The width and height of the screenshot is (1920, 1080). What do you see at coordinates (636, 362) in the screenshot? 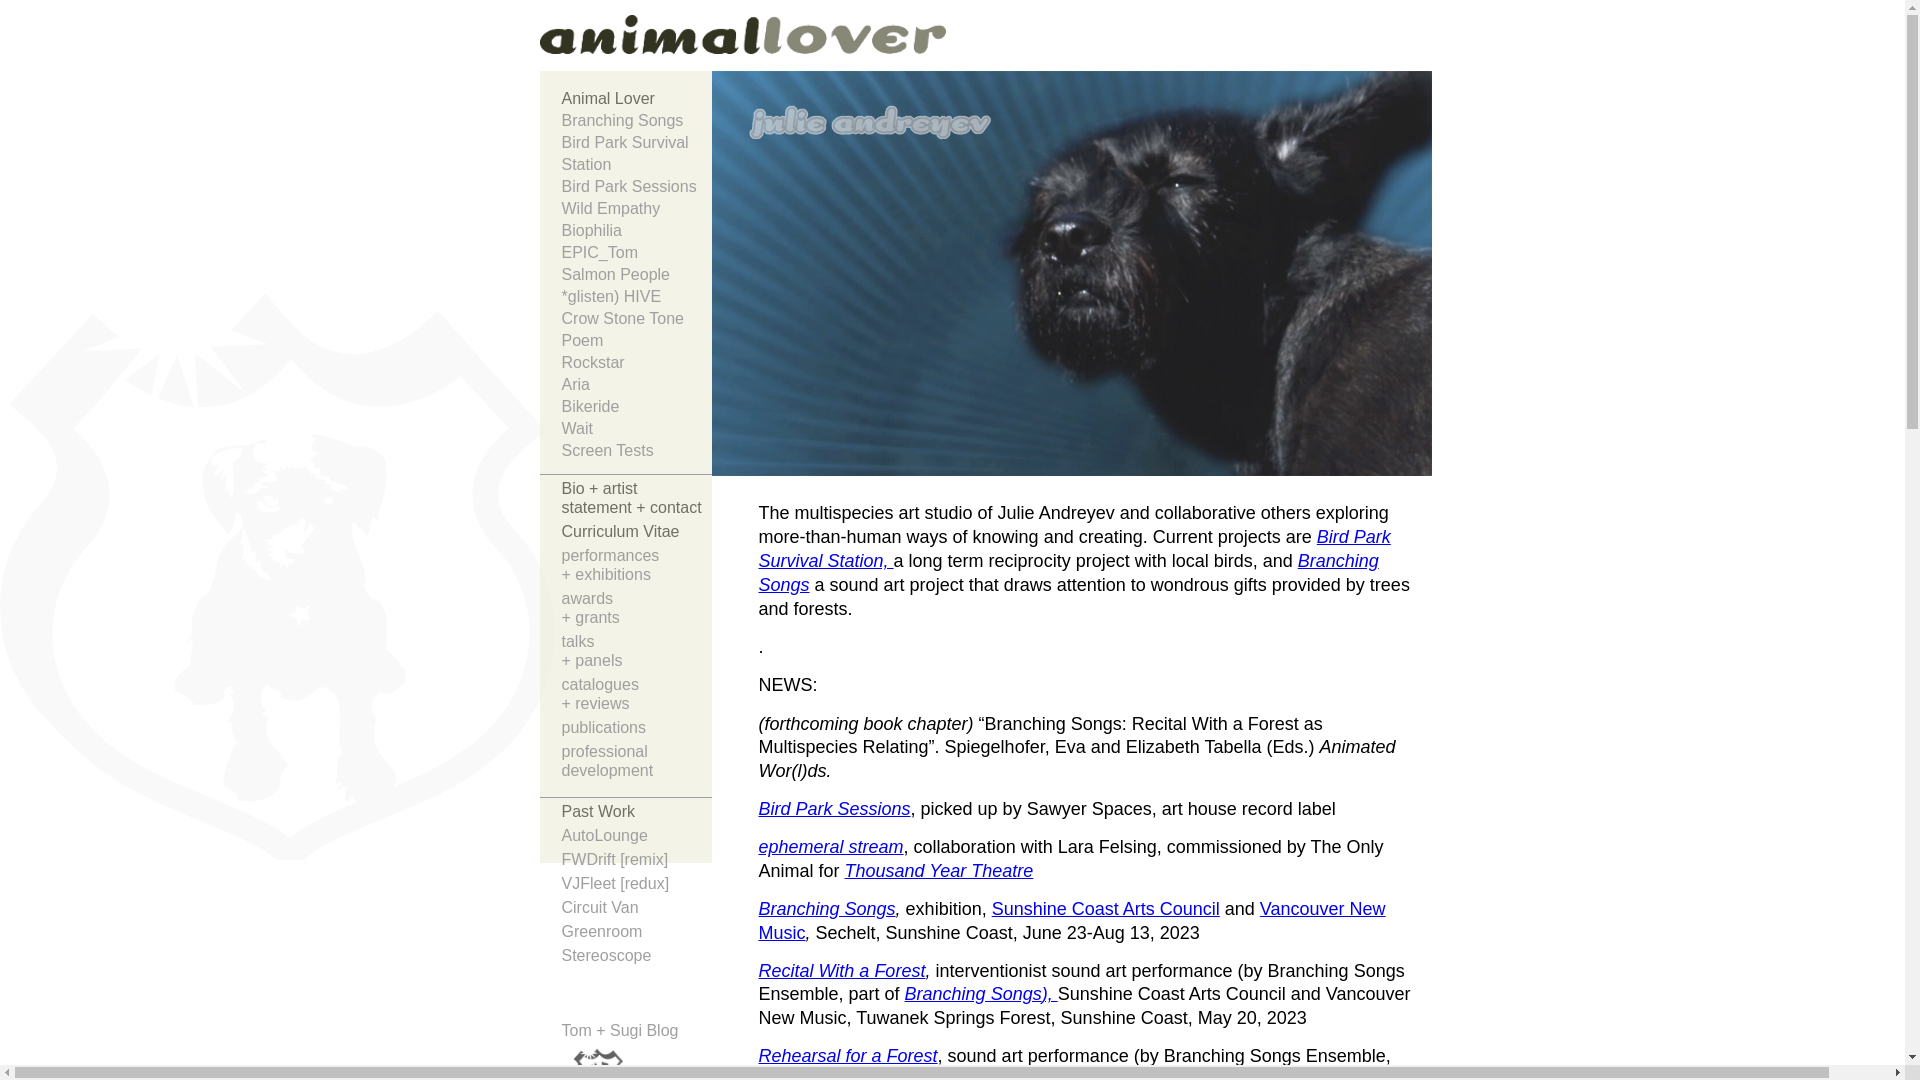
I see `'Rockstar'` at bounding box center [636, 362].